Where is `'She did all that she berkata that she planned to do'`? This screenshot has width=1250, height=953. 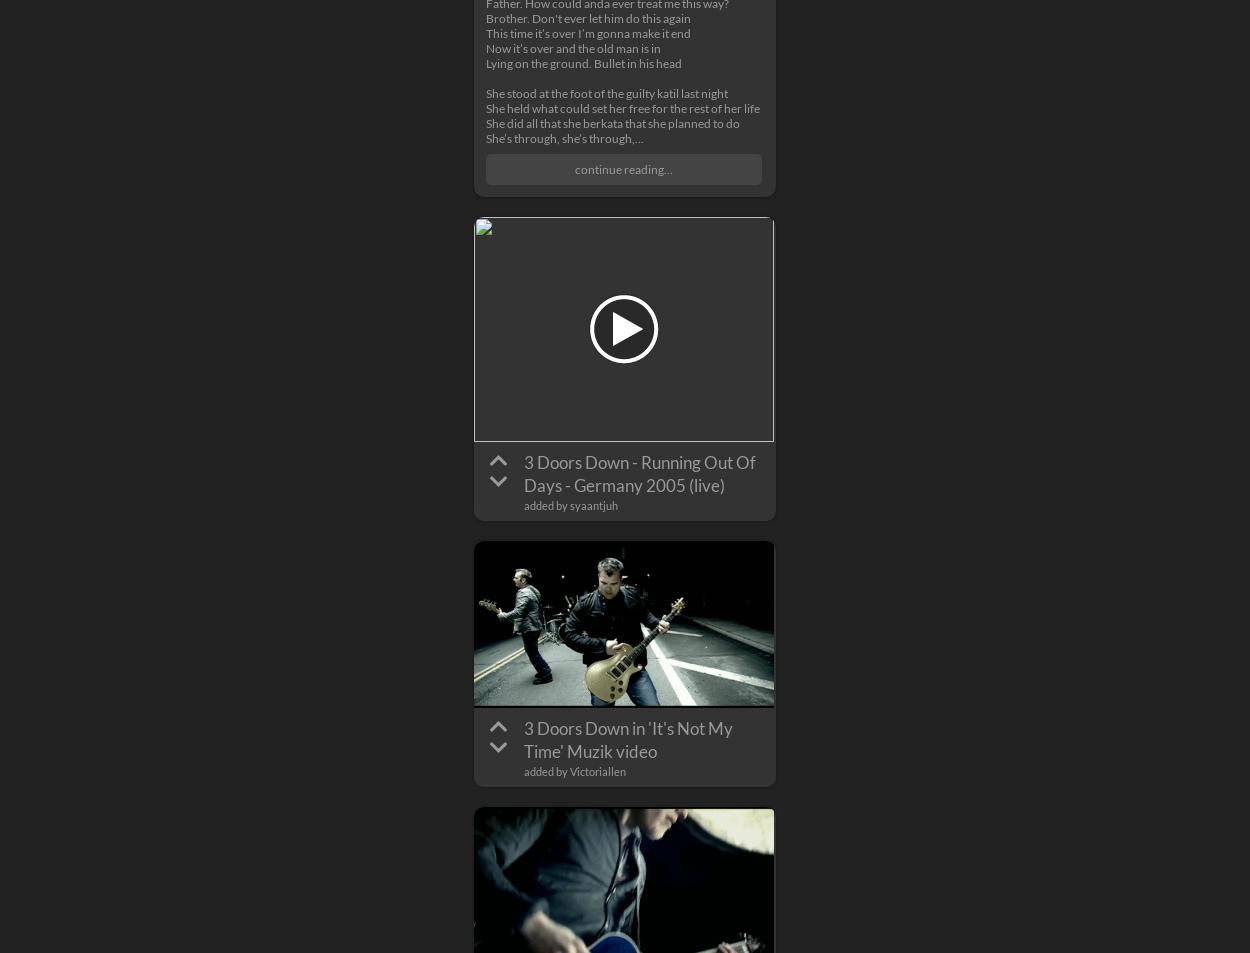 'She did all that she berkata that she planned to do' is located at coordinates (485, 122).